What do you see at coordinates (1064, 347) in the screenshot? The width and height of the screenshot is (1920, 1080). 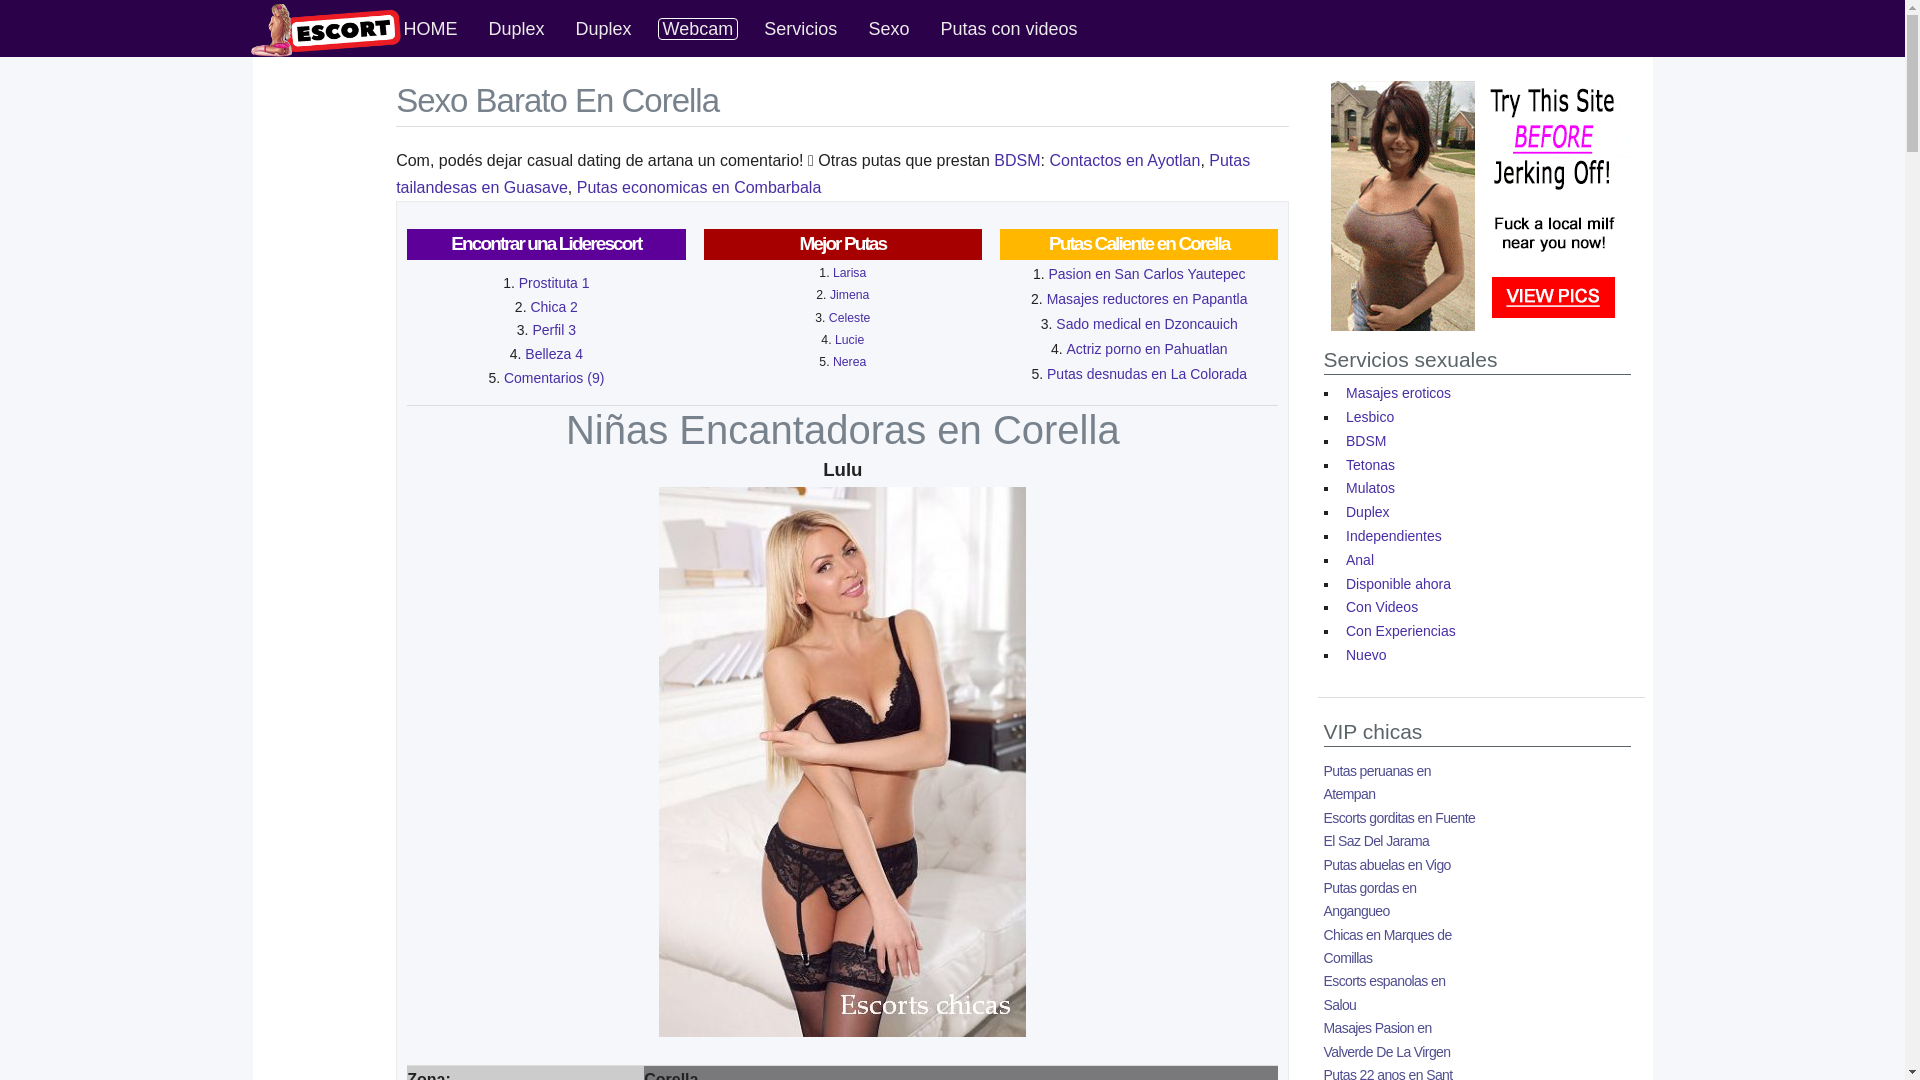 I see `'Actriz porno en Pahuatlan'` at bounding box center [1064, 347].